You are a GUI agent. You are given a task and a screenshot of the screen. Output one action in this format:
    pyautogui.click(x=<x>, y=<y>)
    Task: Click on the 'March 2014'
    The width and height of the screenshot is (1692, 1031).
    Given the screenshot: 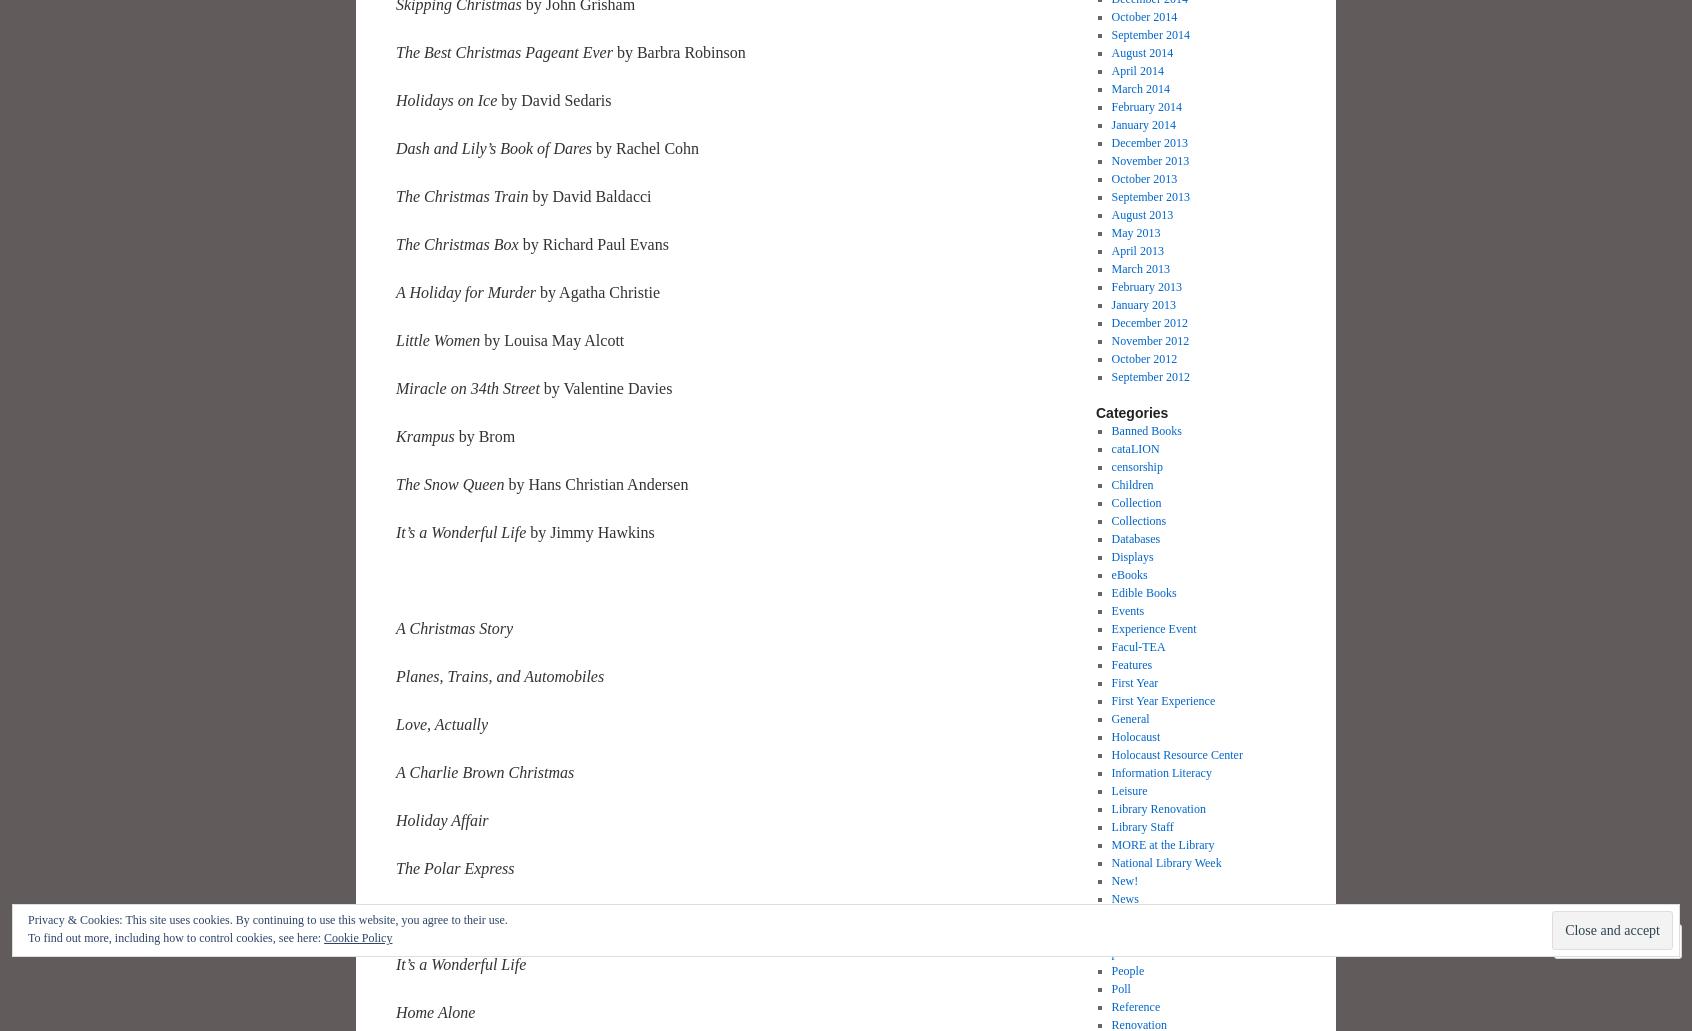 What is the action you would take?
    pyautogui.click(x=1139, y=88)
    